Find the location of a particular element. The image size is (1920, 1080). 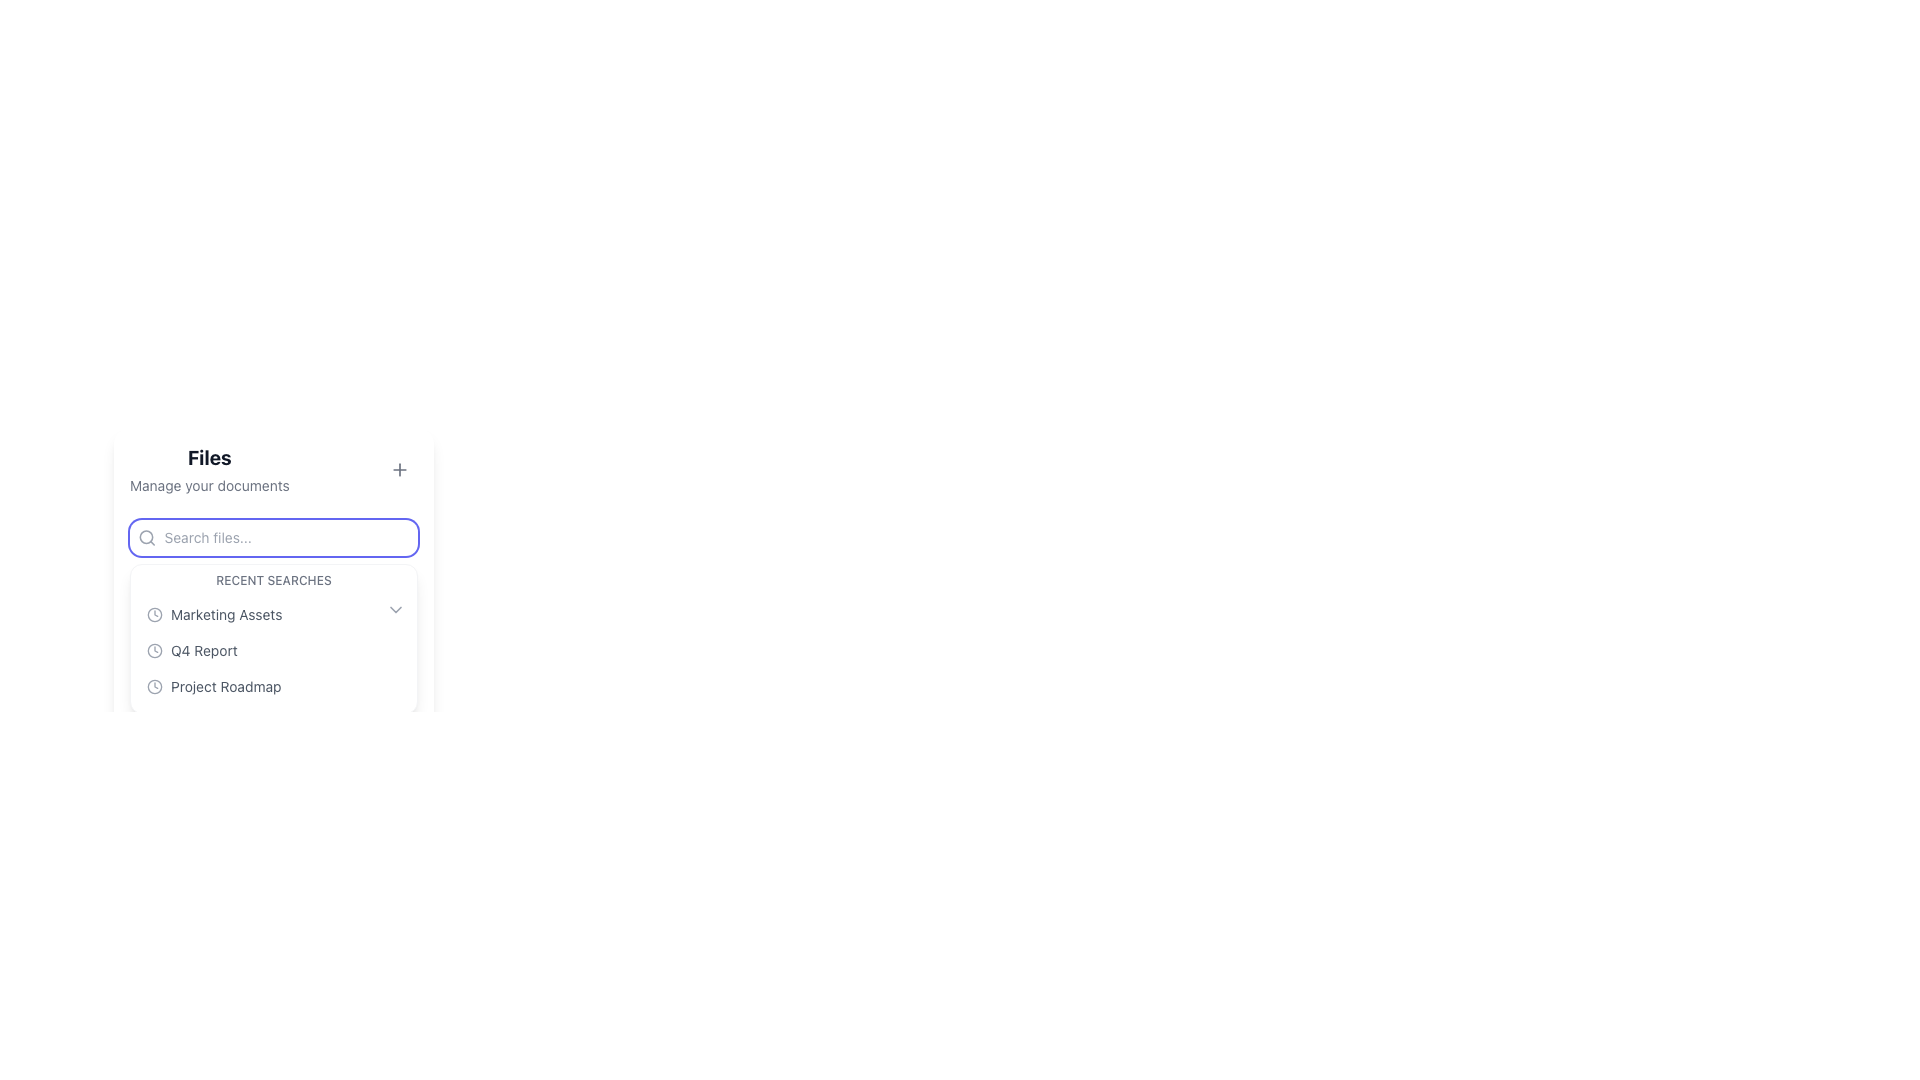

the circular clock-like icon located in the 'Marketing Assets' group, which features clock hands and is styled in gray is located at coordinates (153, 613).